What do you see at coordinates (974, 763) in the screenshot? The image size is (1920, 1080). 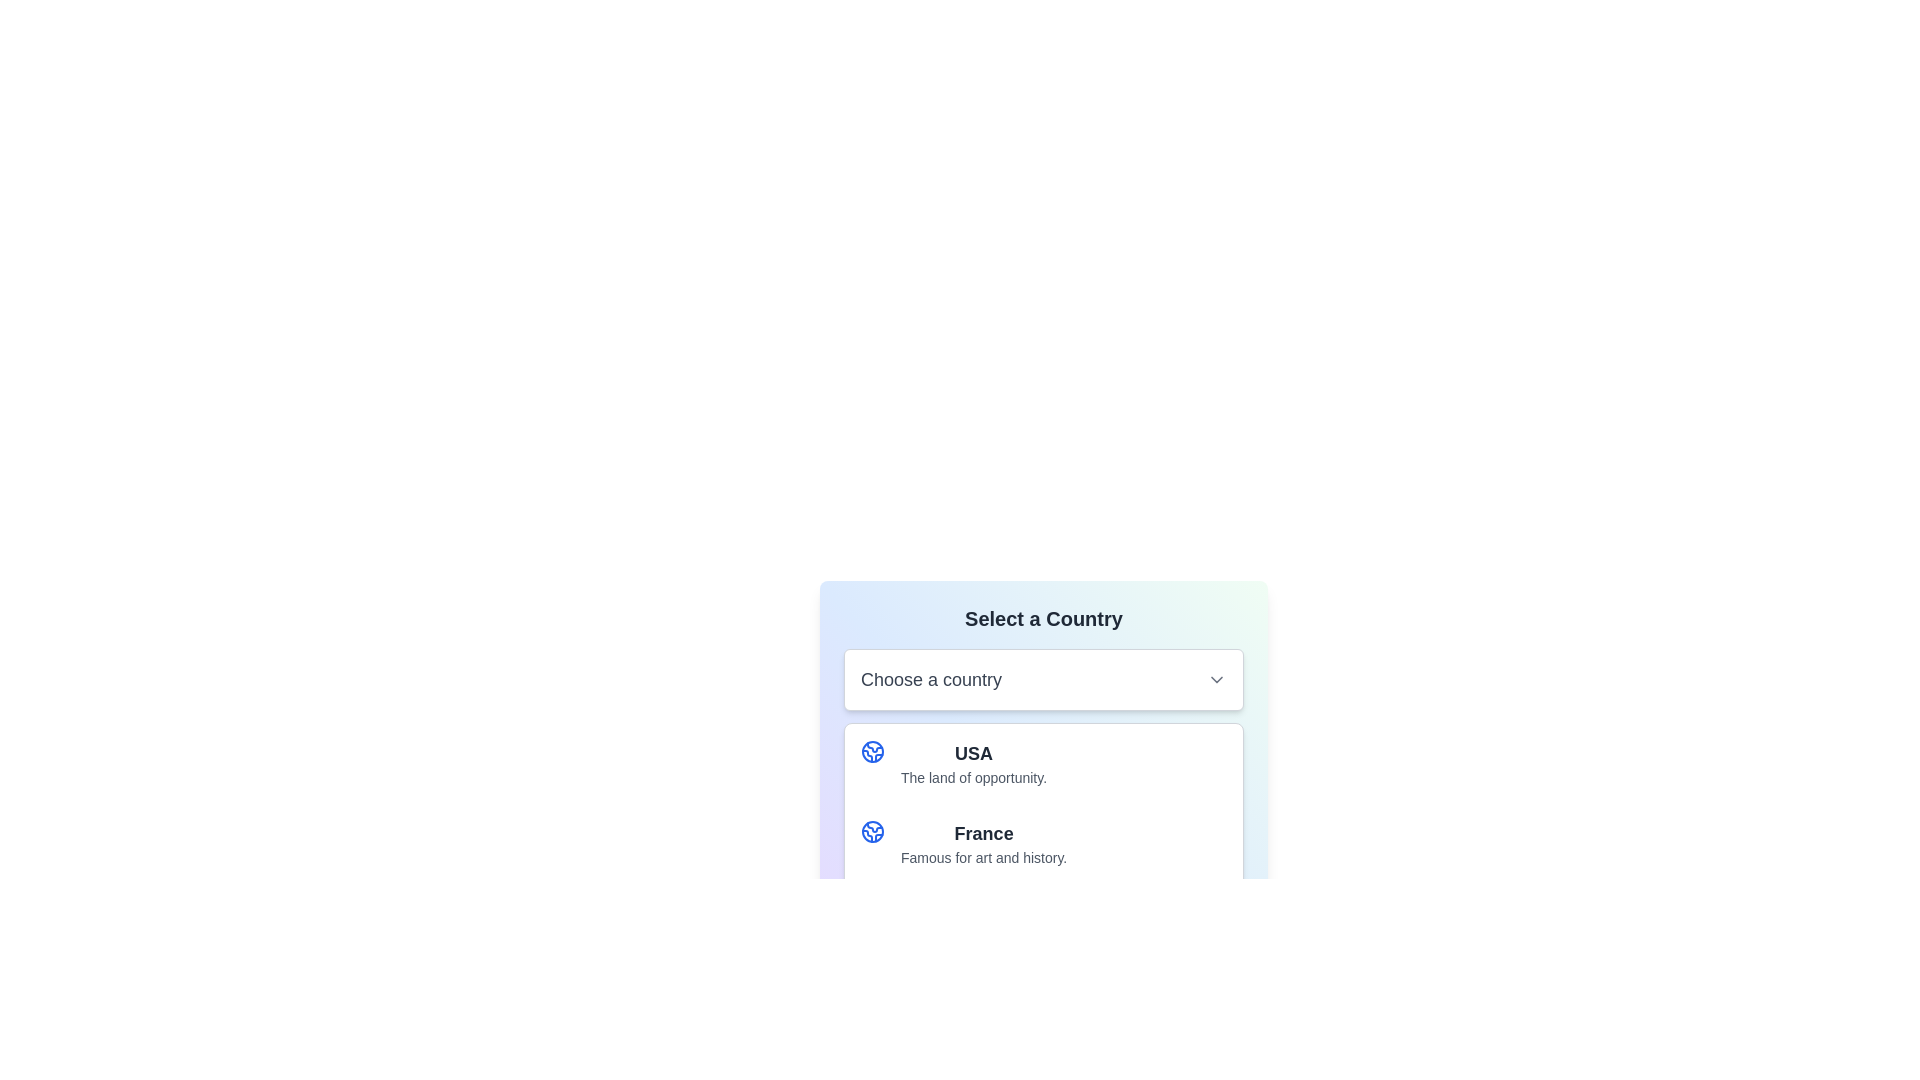 I see `keyboard navigation` at bounding box center [974, 763].